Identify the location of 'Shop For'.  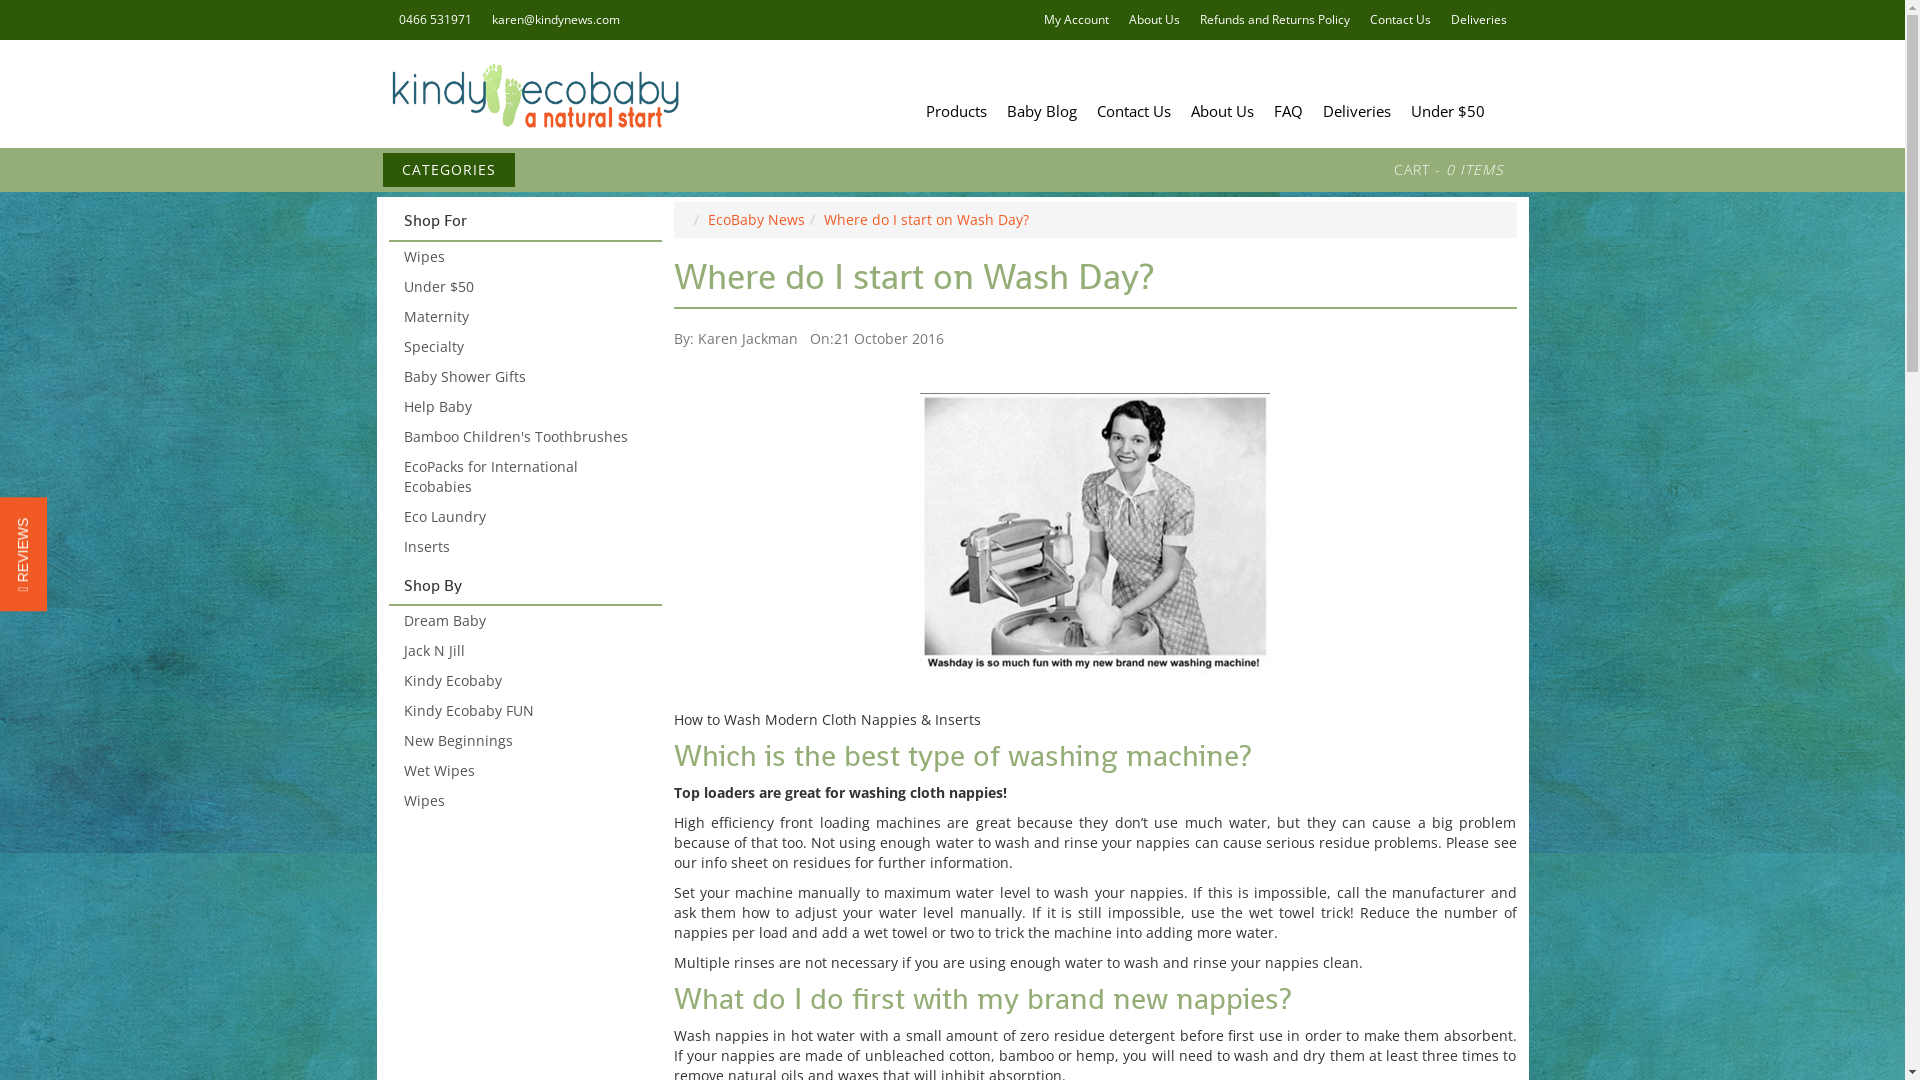
(525, 220).